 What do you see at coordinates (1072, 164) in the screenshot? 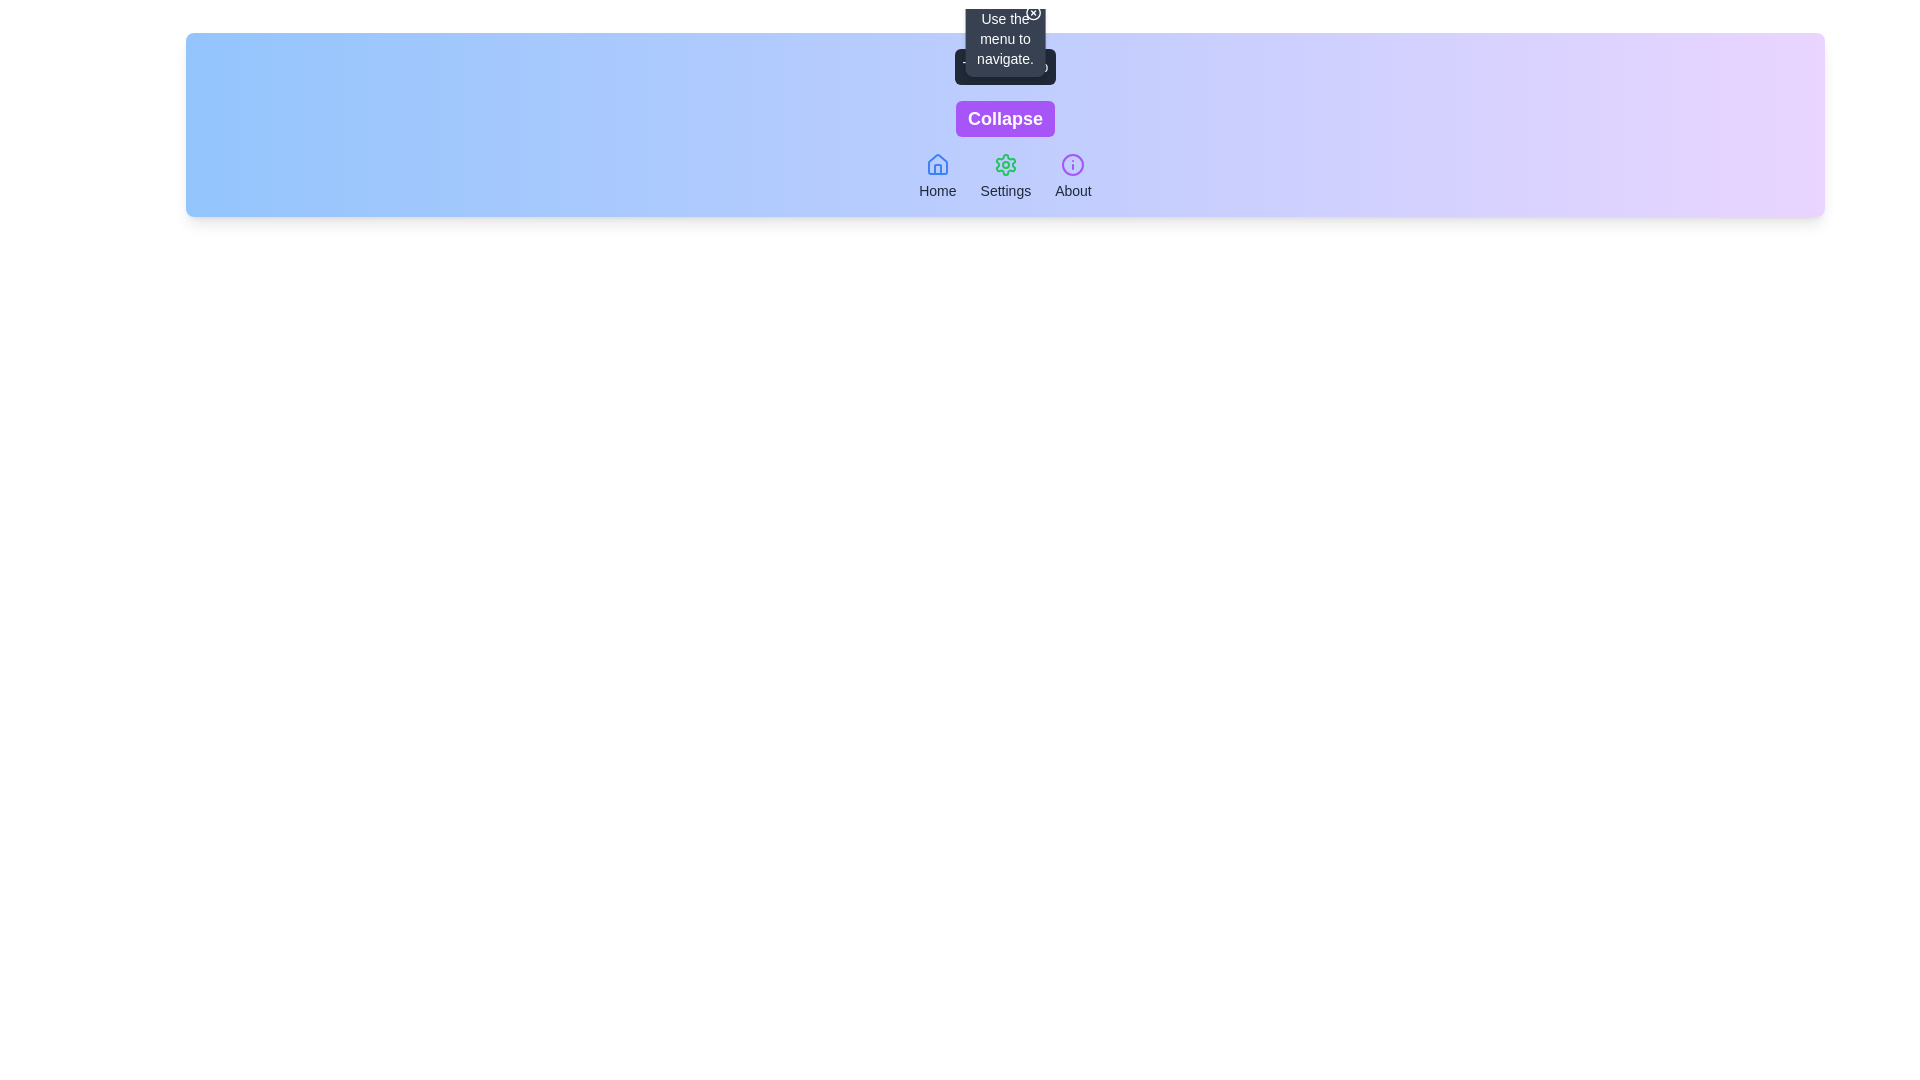
I see `the 'About' icon located in the top navigation bar, positioned to the right of the 'Settings' section` at bounding box center [1072, 164].